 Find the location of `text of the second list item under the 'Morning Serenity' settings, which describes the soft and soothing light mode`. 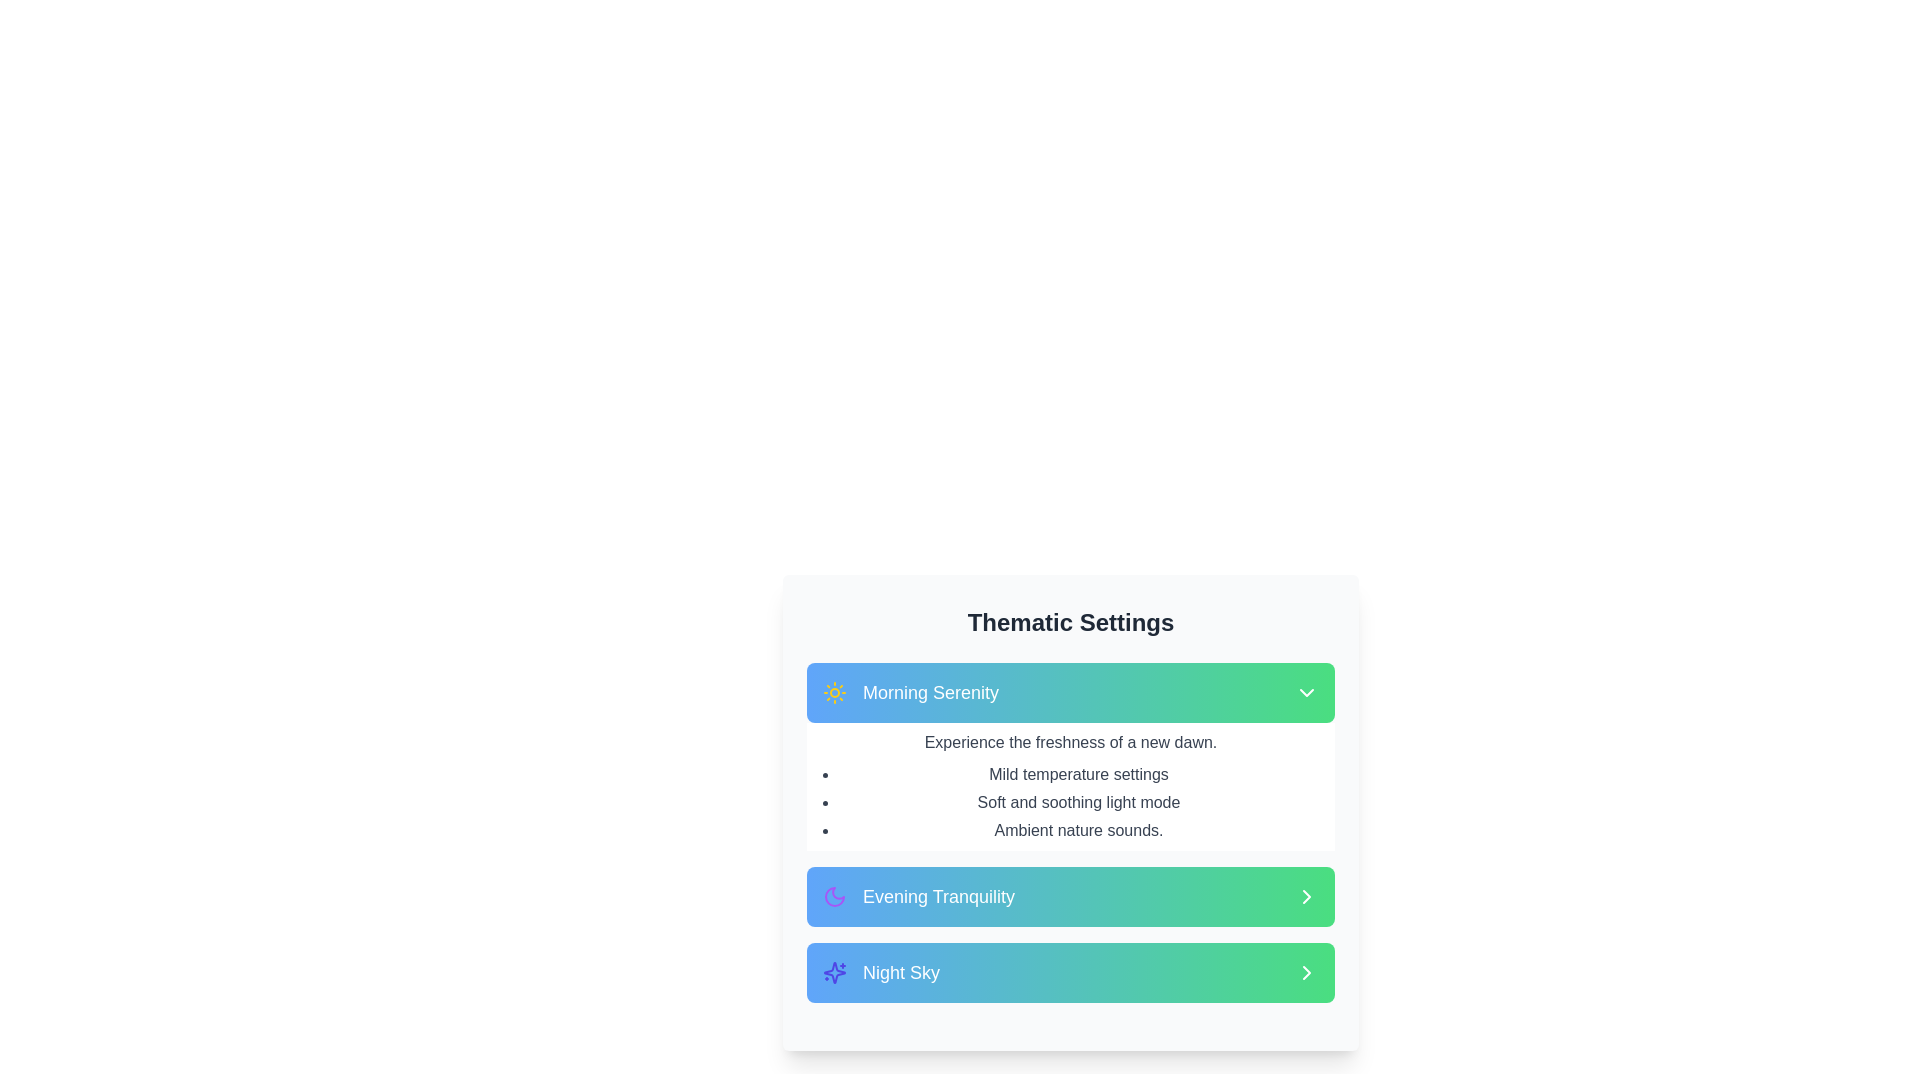

text of the second list item under the 'Morning Serenity' settings, which describes the soft and soothing light mode is located at coordinates (1078, 801).